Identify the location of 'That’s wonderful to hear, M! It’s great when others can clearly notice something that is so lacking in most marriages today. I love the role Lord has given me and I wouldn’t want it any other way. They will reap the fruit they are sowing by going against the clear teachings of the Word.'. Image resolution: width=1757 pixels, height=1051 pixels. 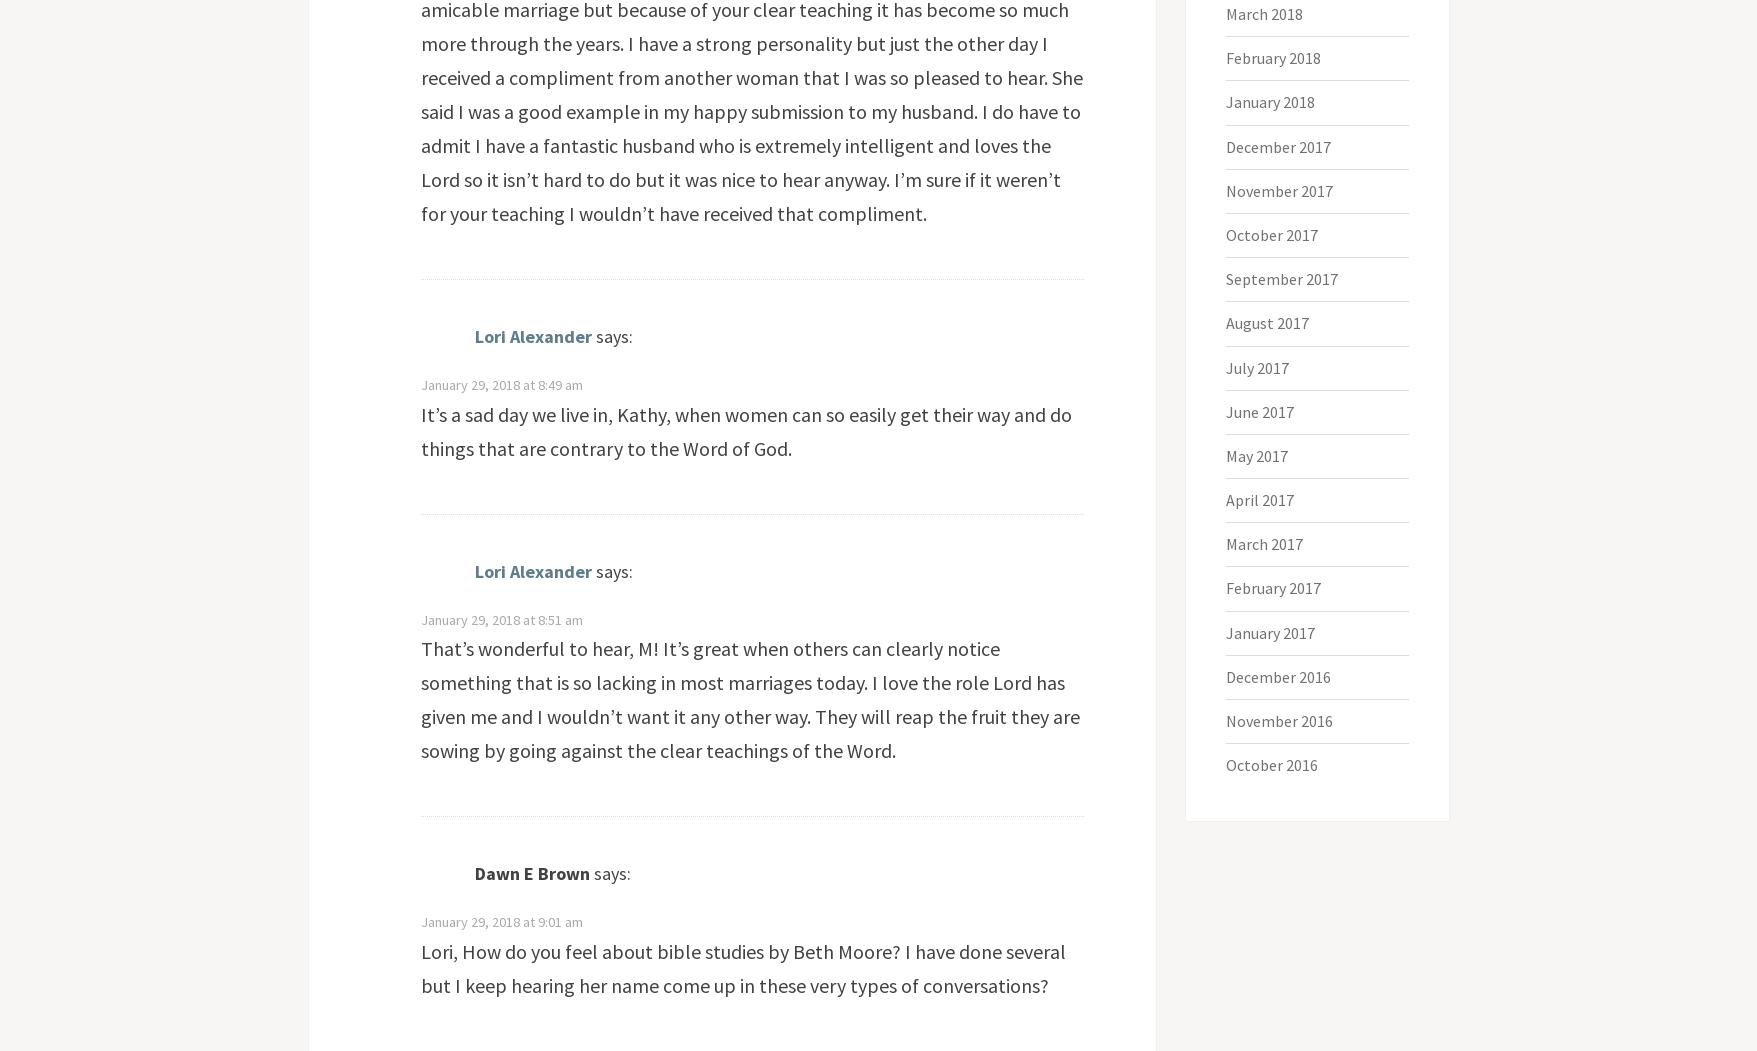
(748, 698).